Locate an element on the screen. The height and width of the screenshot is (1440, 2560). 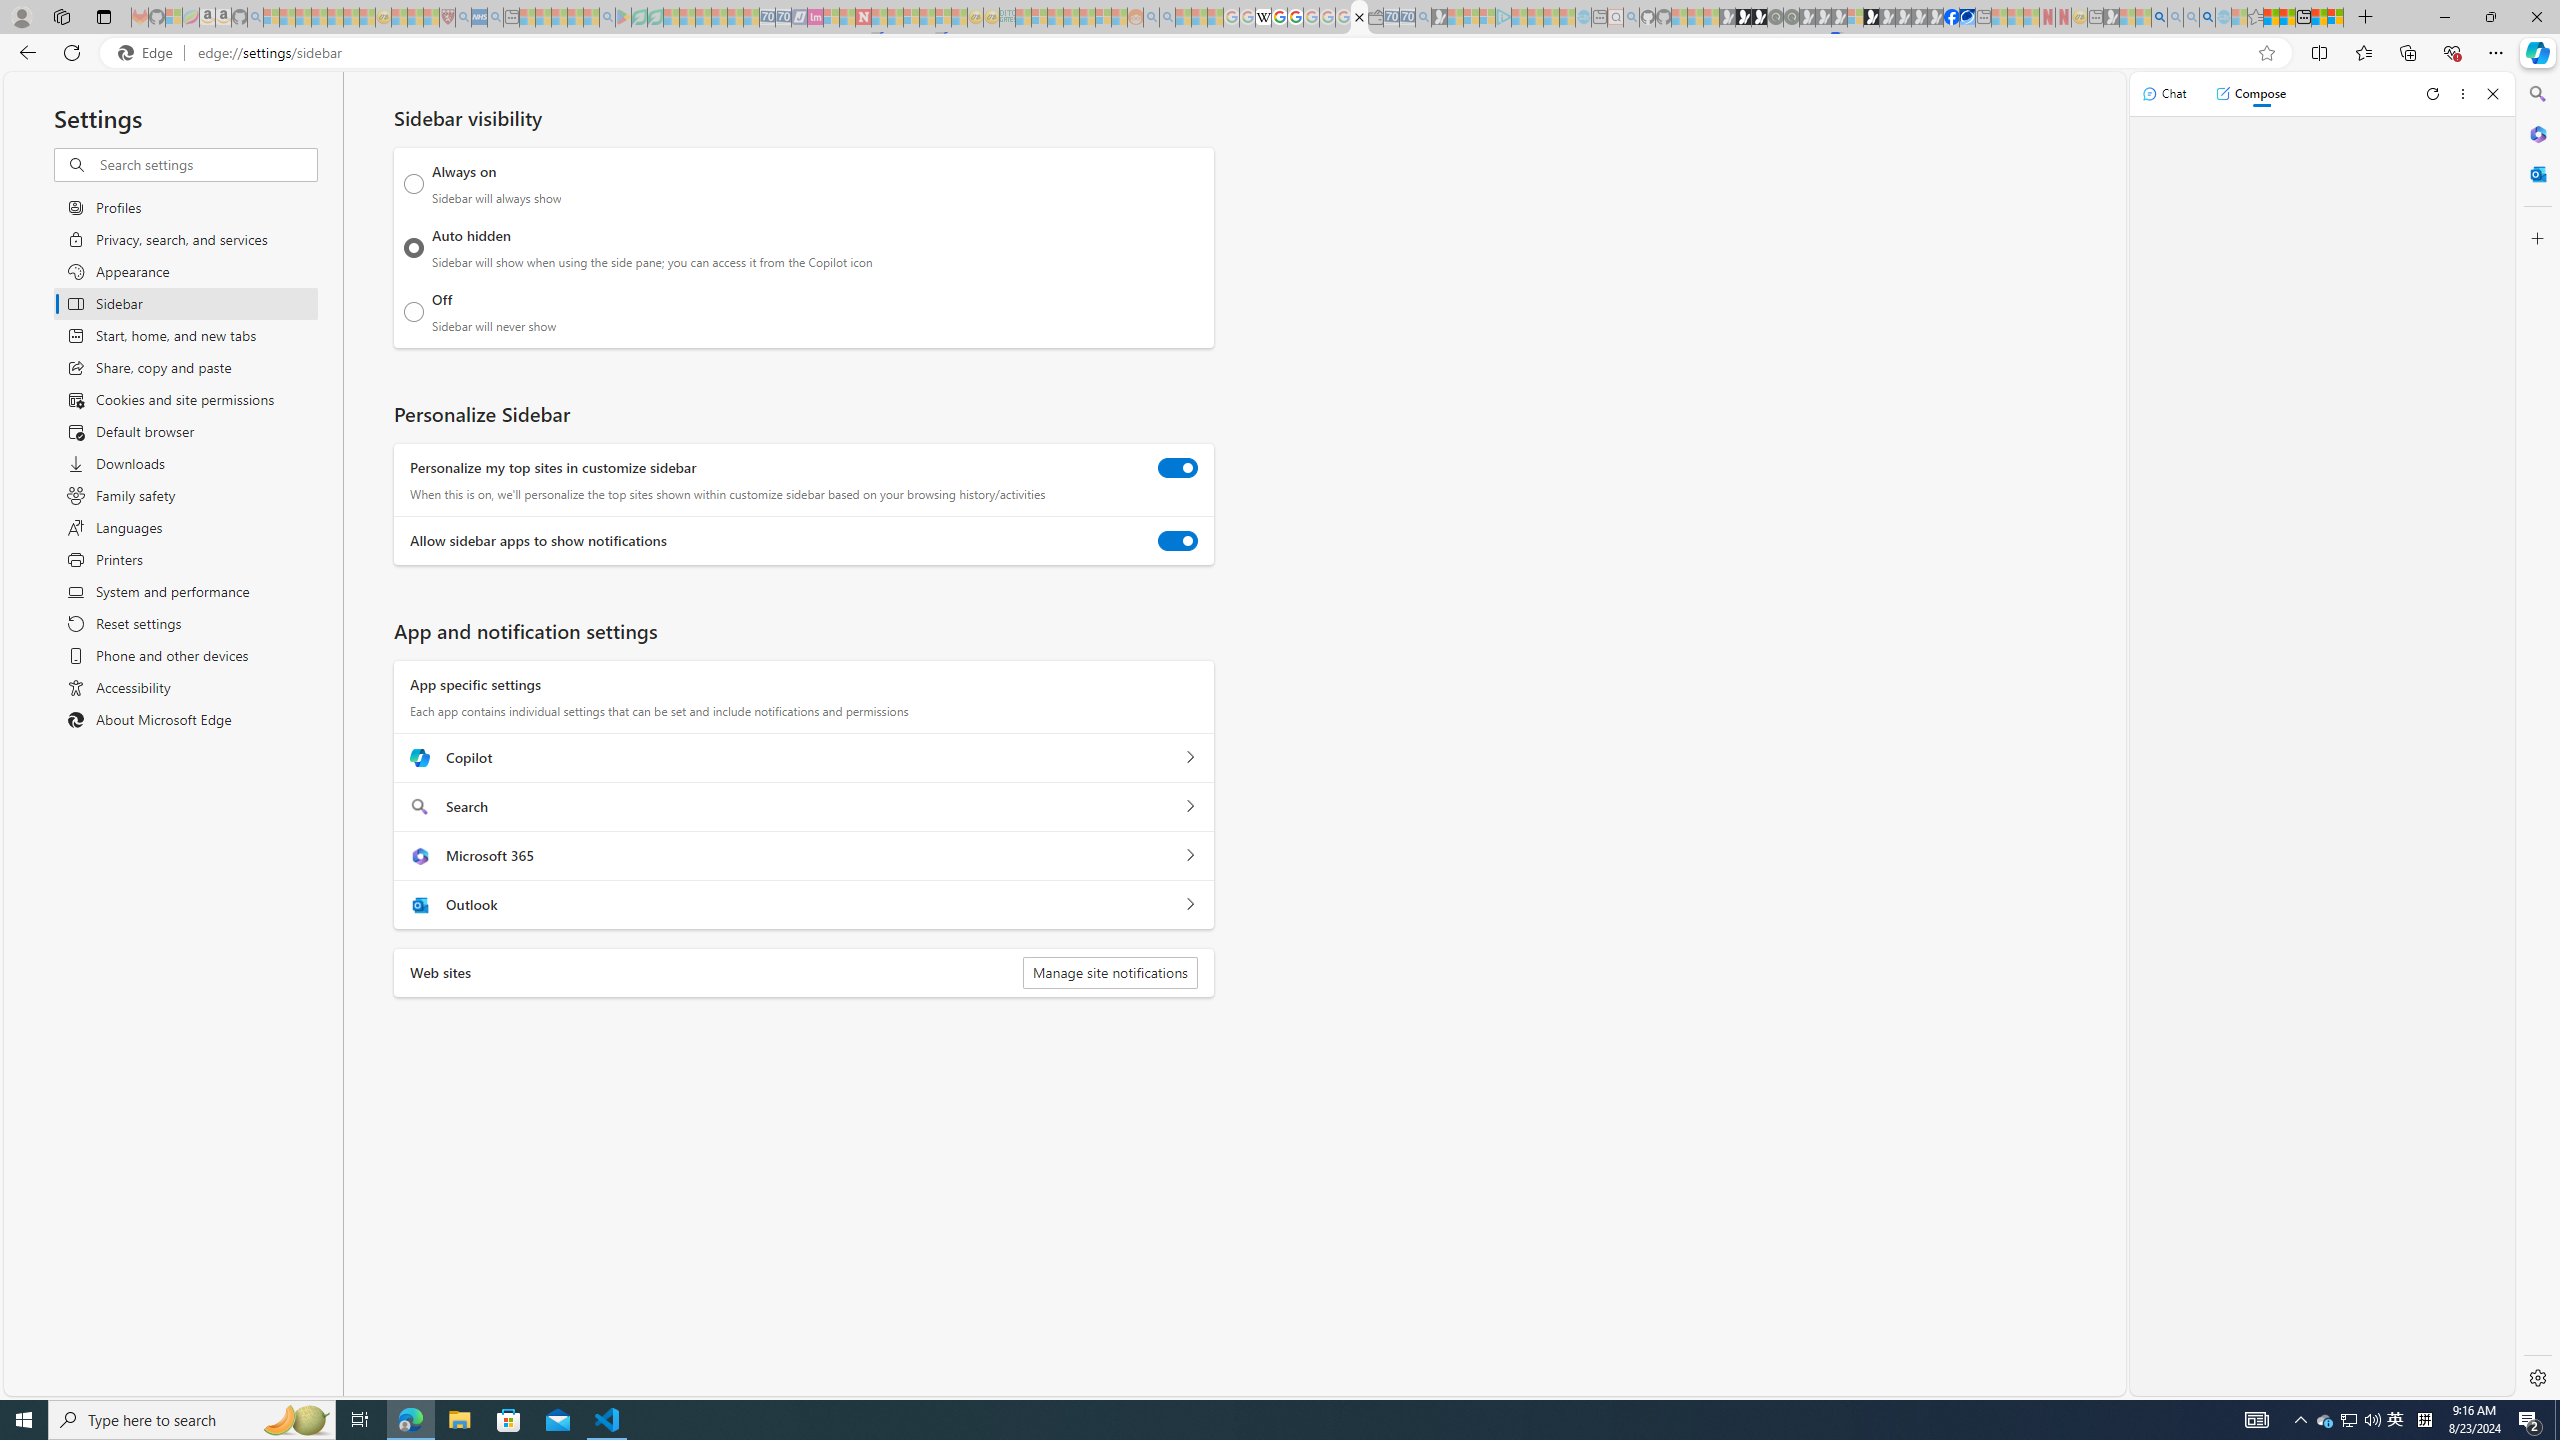
'14 Common Myths Debunked By Scientific Facts - Sleeping' is located at coordinates (893, 16).